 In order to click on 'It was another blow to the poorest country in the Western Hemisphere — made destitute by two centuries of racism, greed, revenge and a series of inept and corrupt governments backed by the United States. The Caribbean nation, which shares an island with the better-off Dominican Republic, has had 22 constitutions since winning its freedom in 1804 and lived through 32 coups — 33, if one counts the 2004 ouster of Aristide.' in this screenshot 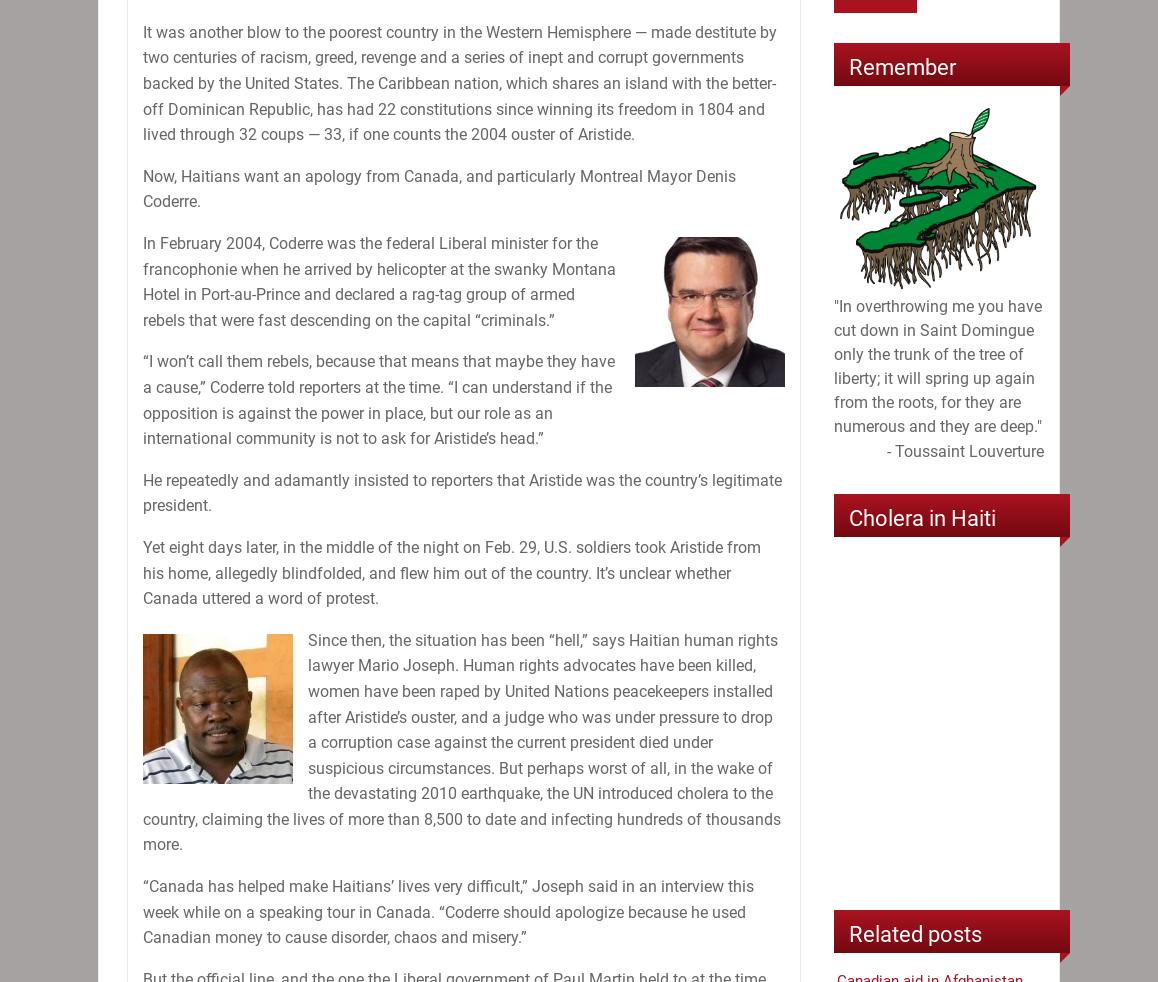, I will do `click(142, 81)`.